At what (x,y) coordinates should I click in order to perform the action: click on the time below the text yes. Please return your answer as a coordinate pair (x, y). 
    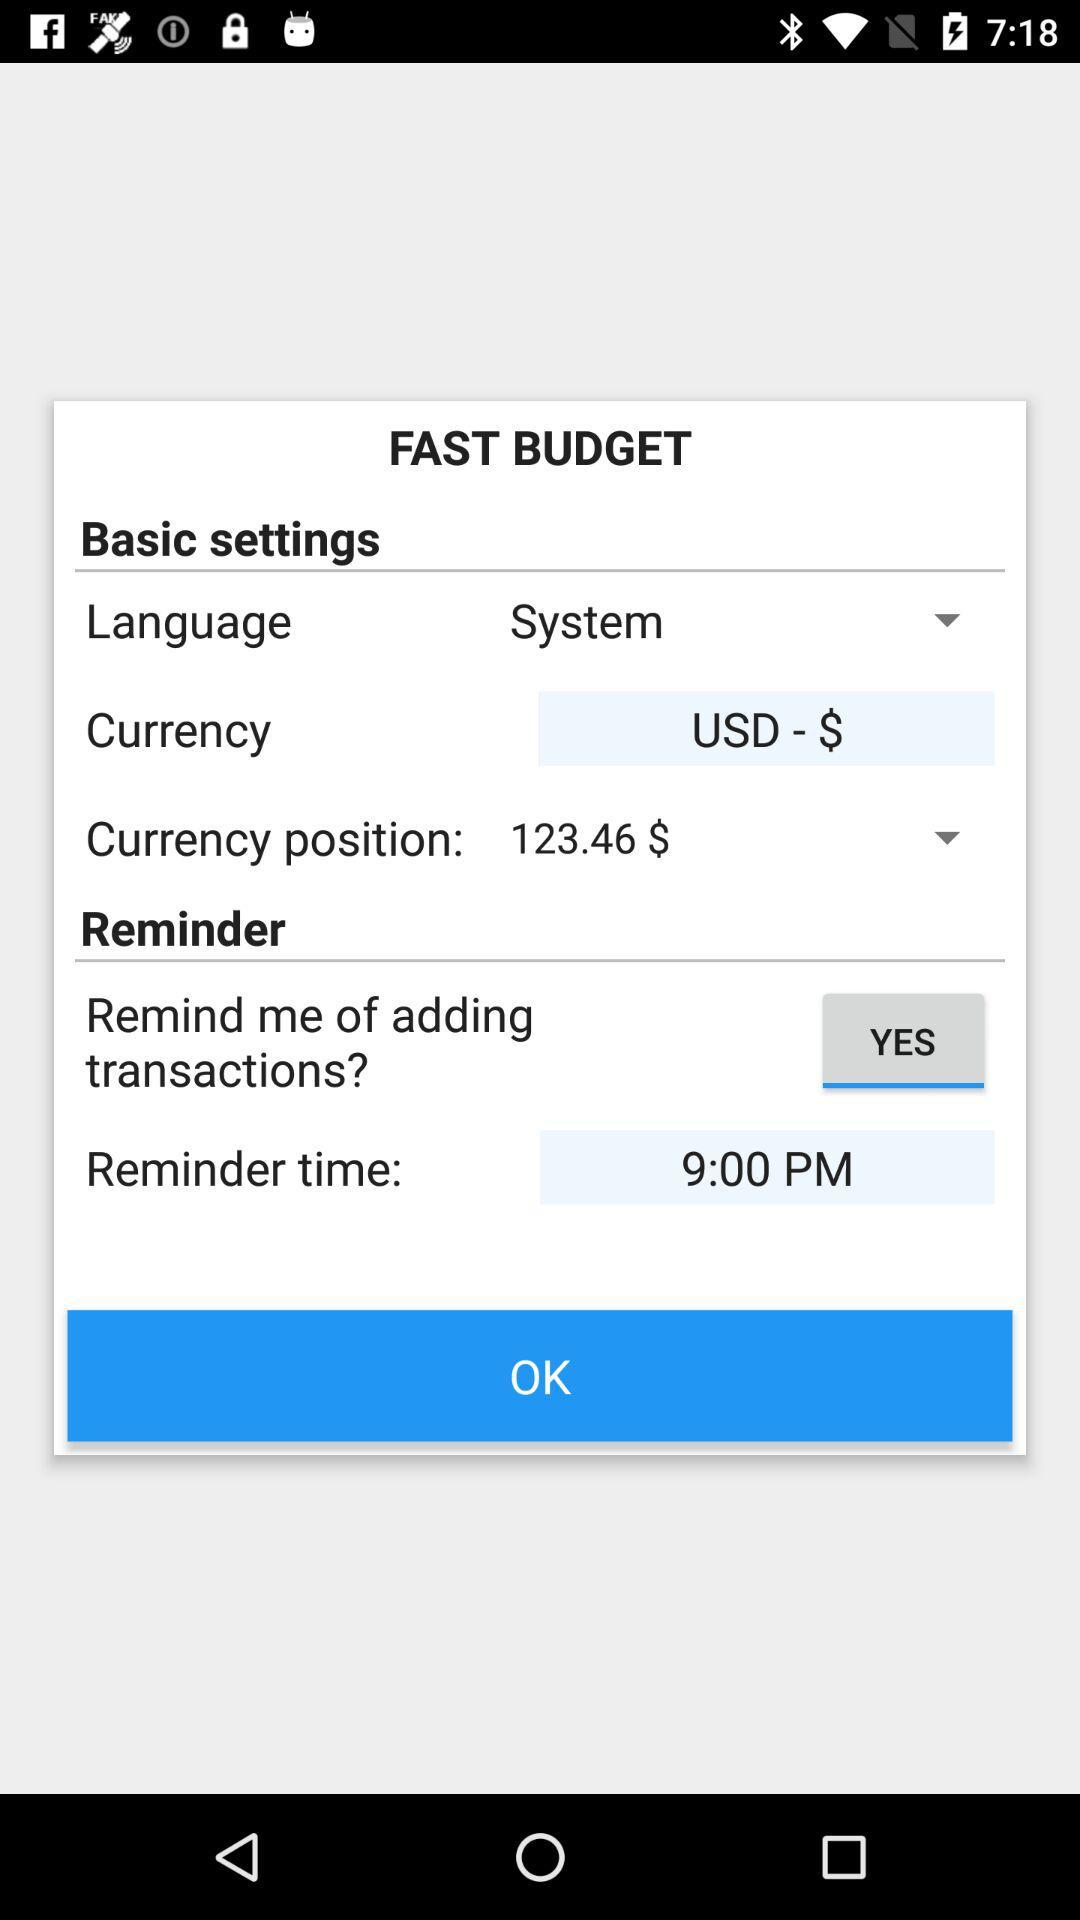
    Looking at the image, I should click on (766, 1167).